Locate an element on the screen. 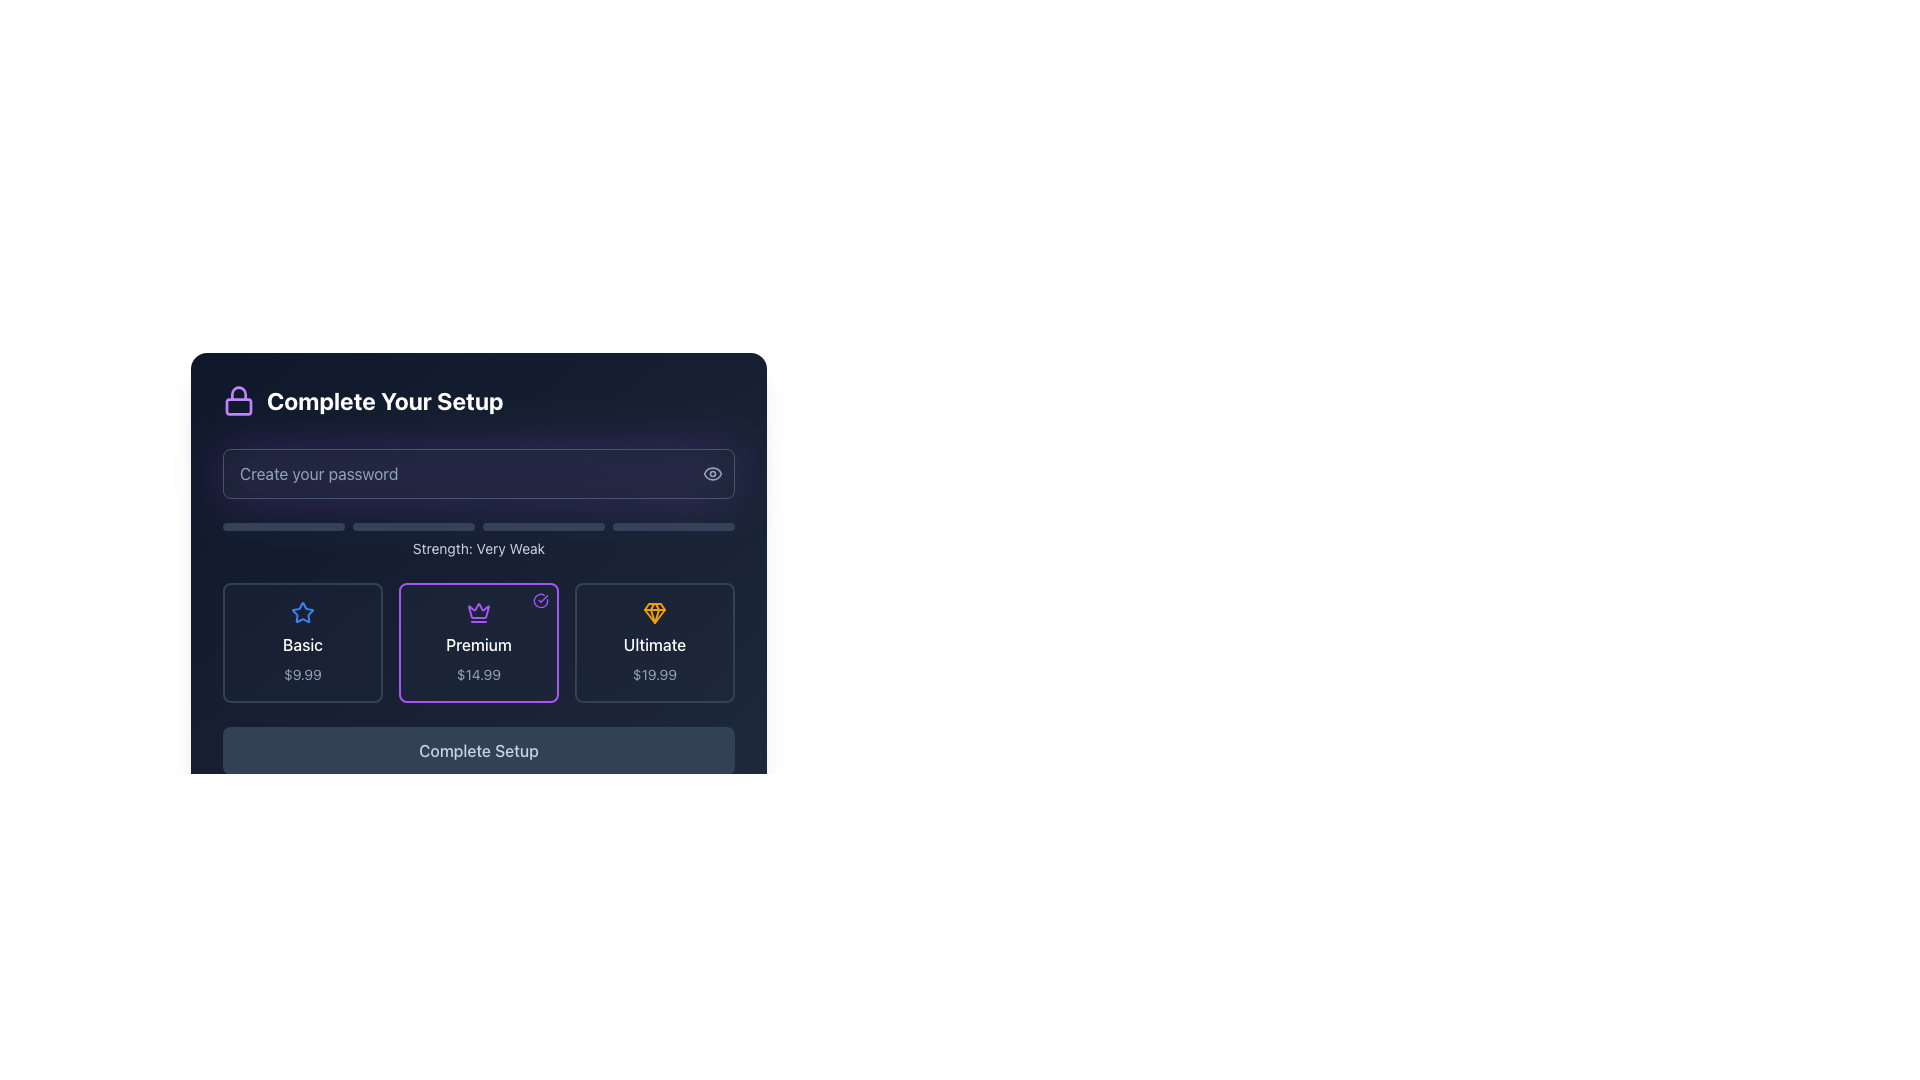 The height and width of the screenshot is (1080, 1920). the second progress bar segment located below the 'Create your password' input field, which visually represents progress in the process is located at coordinates (412, 526).